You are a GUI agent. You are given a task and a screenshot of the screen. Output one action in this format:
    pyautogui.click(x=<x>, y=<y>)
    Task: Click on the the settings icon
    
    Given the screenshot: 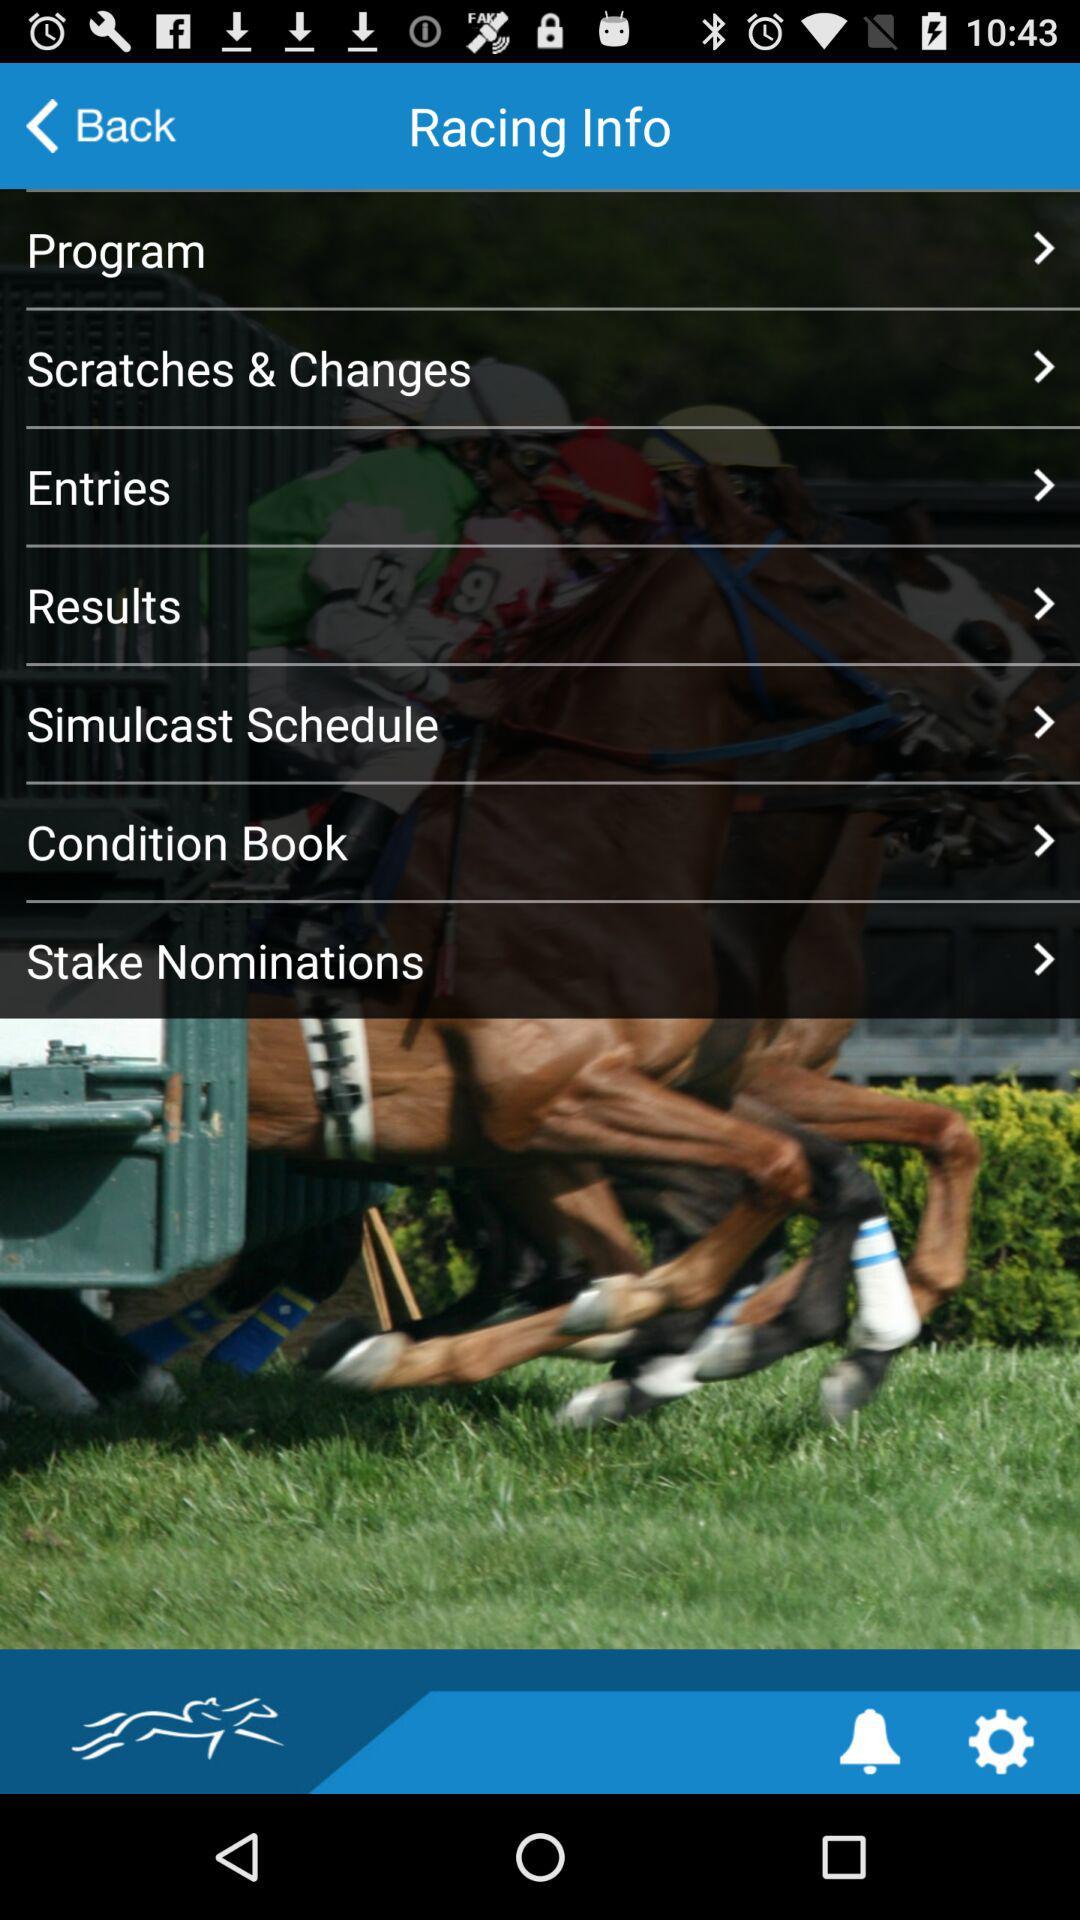 What is the action you would take?
    pyautogui.click(x=1001, y=1862)
    